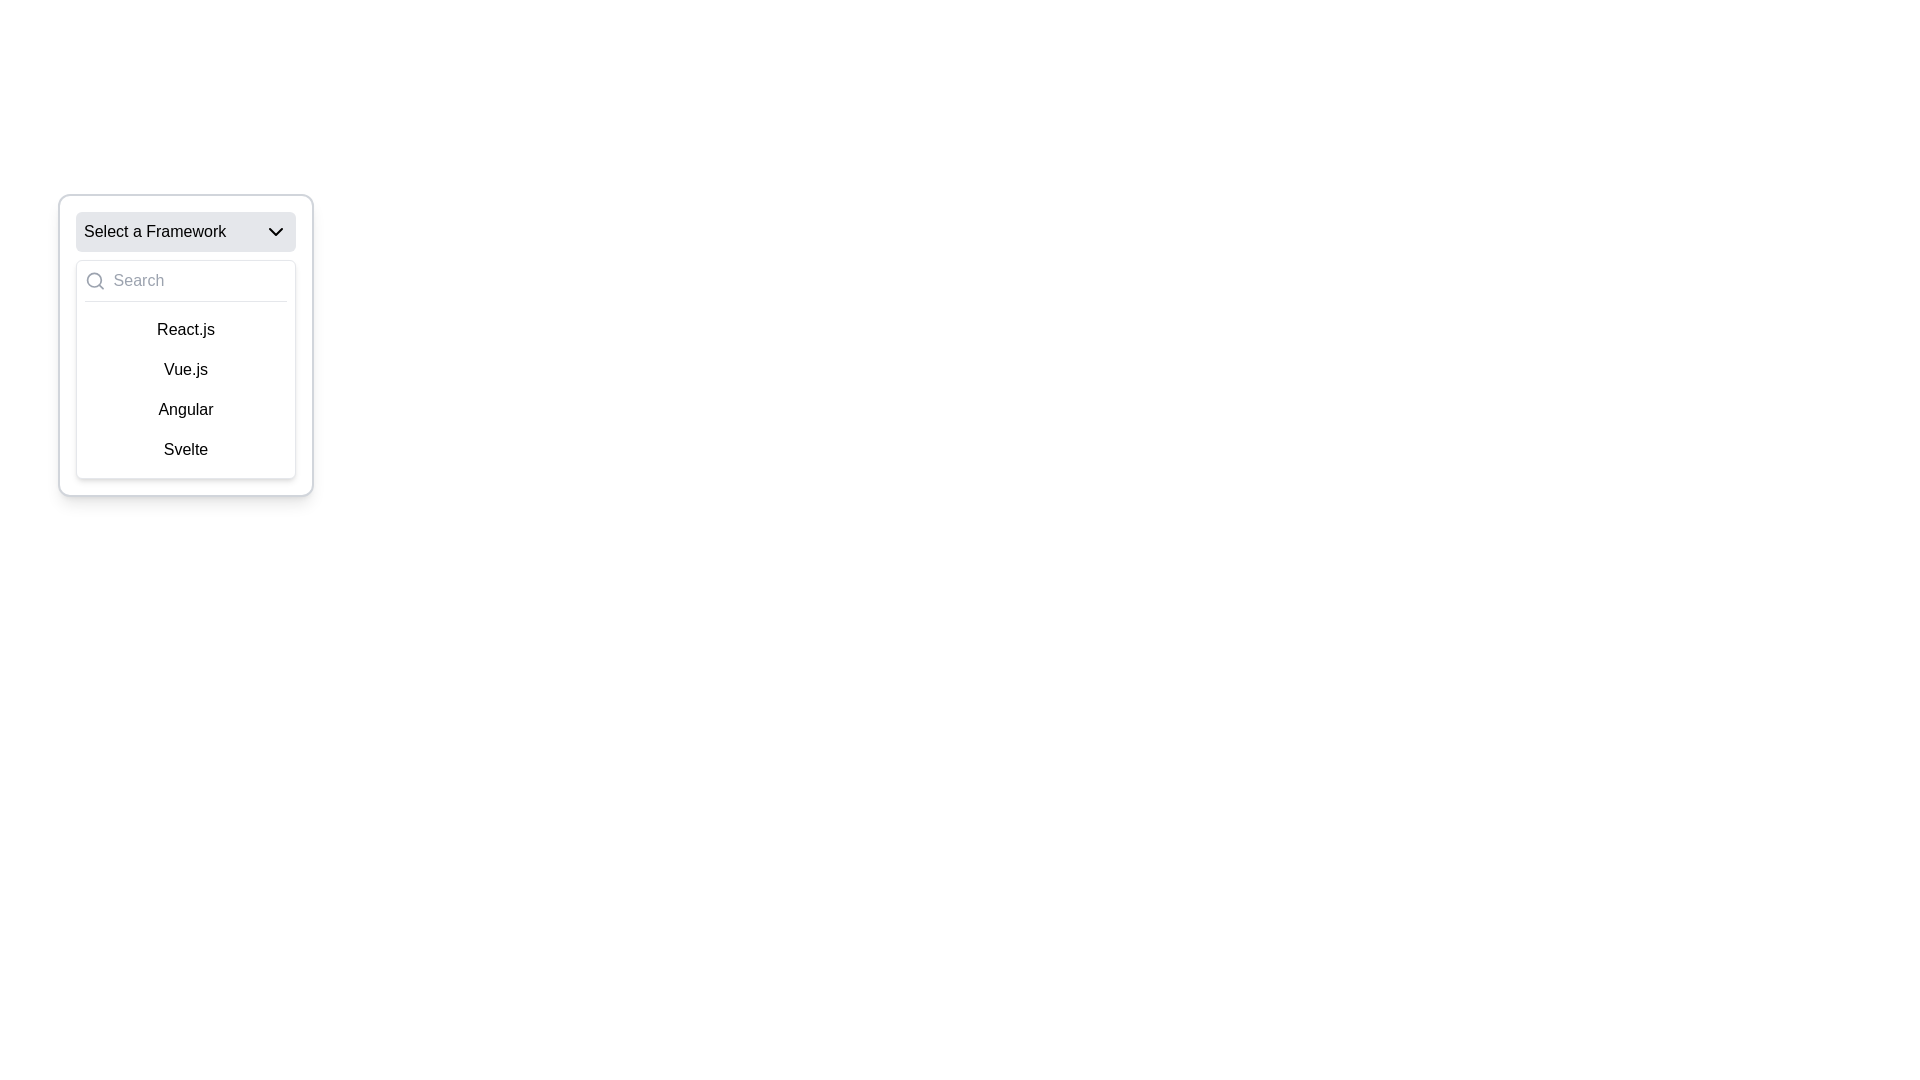 This screenshot has width=1920, height=1080. I want to click on to select the 'Svelte' option from the dropdown menu, which is the fourth item in a vertical list below 'Angular', 'Vue.js', and 'React.js', so click(186, 450).